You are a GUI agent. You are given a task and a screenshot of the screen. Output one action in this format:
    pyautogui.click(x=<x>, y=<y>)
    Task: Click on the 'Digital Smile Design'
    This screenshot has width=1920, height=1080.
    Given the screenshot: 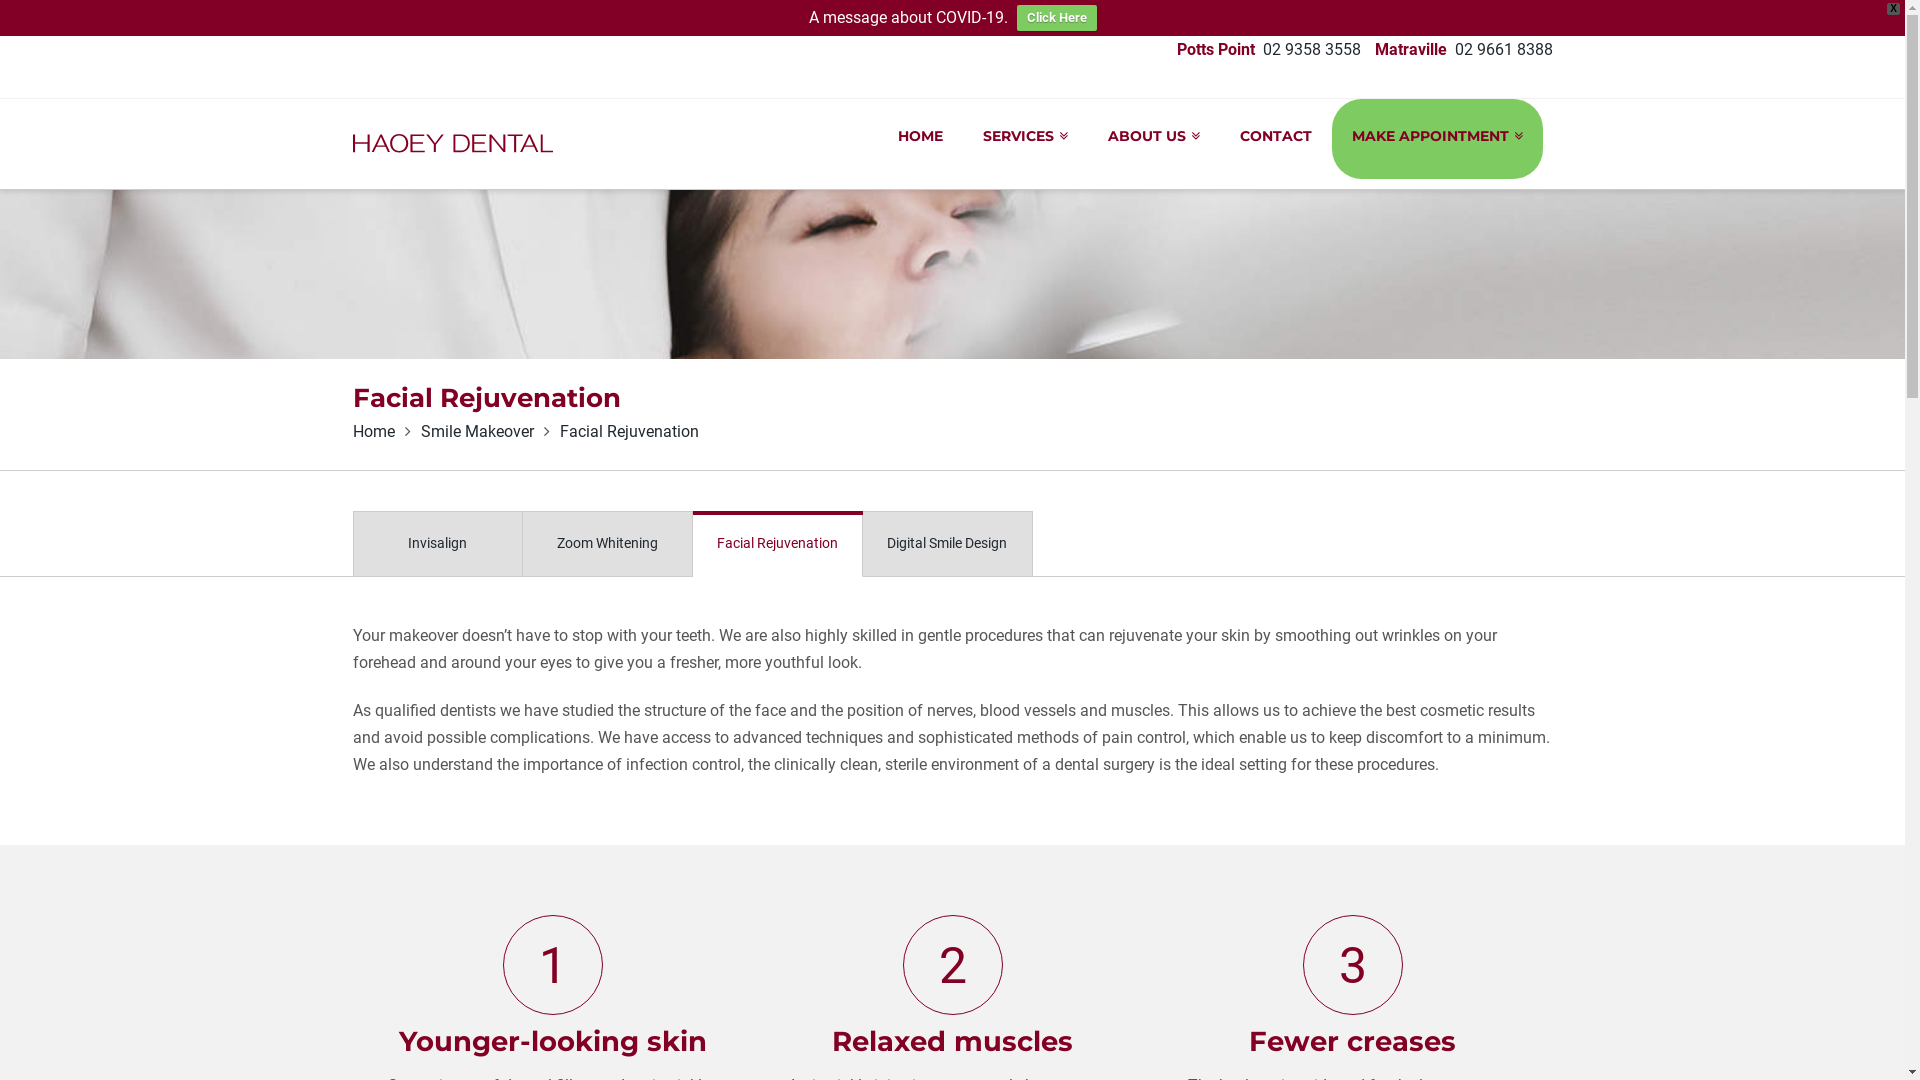 What is the action you would take?
    pyautogui.click(x=945, y=543)
    